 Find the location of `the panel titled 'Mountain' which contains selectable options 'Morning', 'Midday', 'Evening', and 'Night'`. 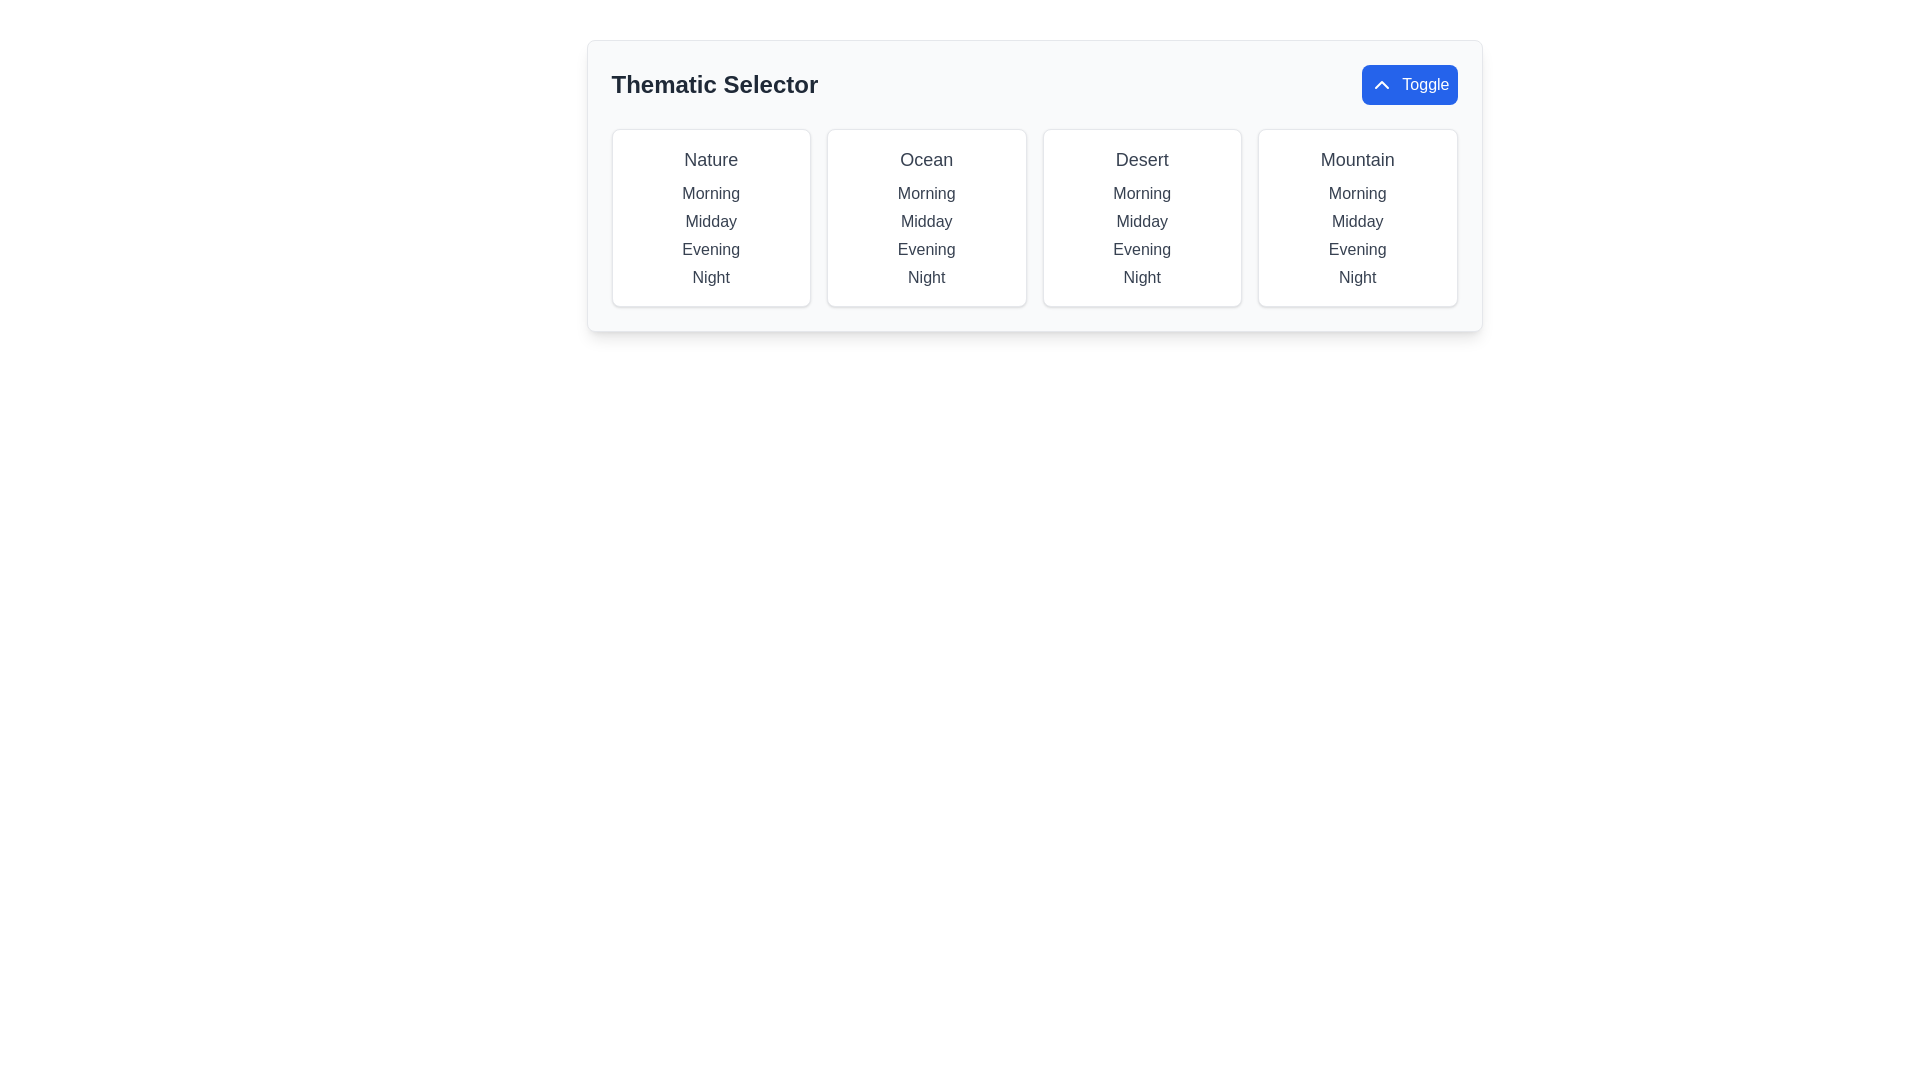

the panel titled 'Mountain' which contains selectable options 'Morning', 'Midday', 'Evening', and 'Night' is located at coordinates (1357, 218).